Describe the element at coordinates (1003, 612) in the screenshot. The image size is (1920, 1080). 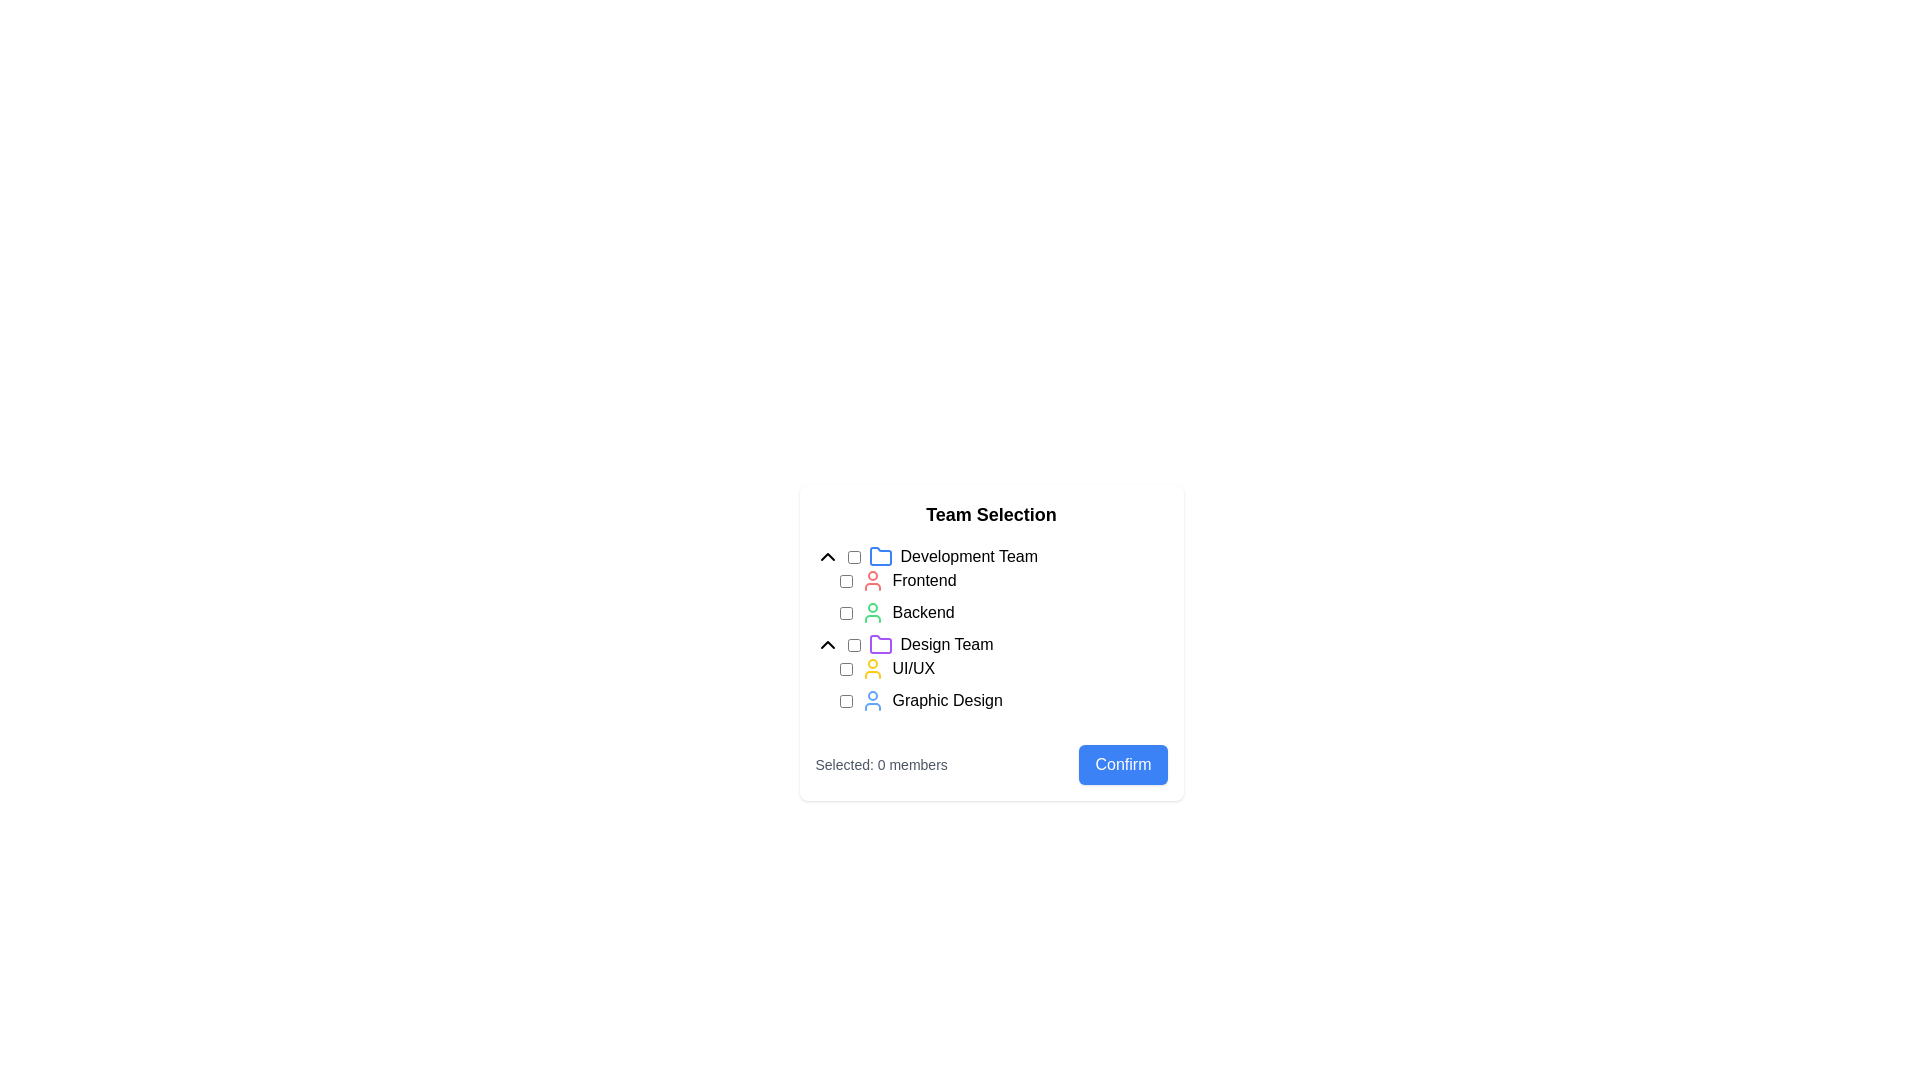
I see `to rearrange the 'Backend' team list item within the selection interface, which includes a checkbox, label, and icon, located centrally under the 'Development Team' group` at that location.